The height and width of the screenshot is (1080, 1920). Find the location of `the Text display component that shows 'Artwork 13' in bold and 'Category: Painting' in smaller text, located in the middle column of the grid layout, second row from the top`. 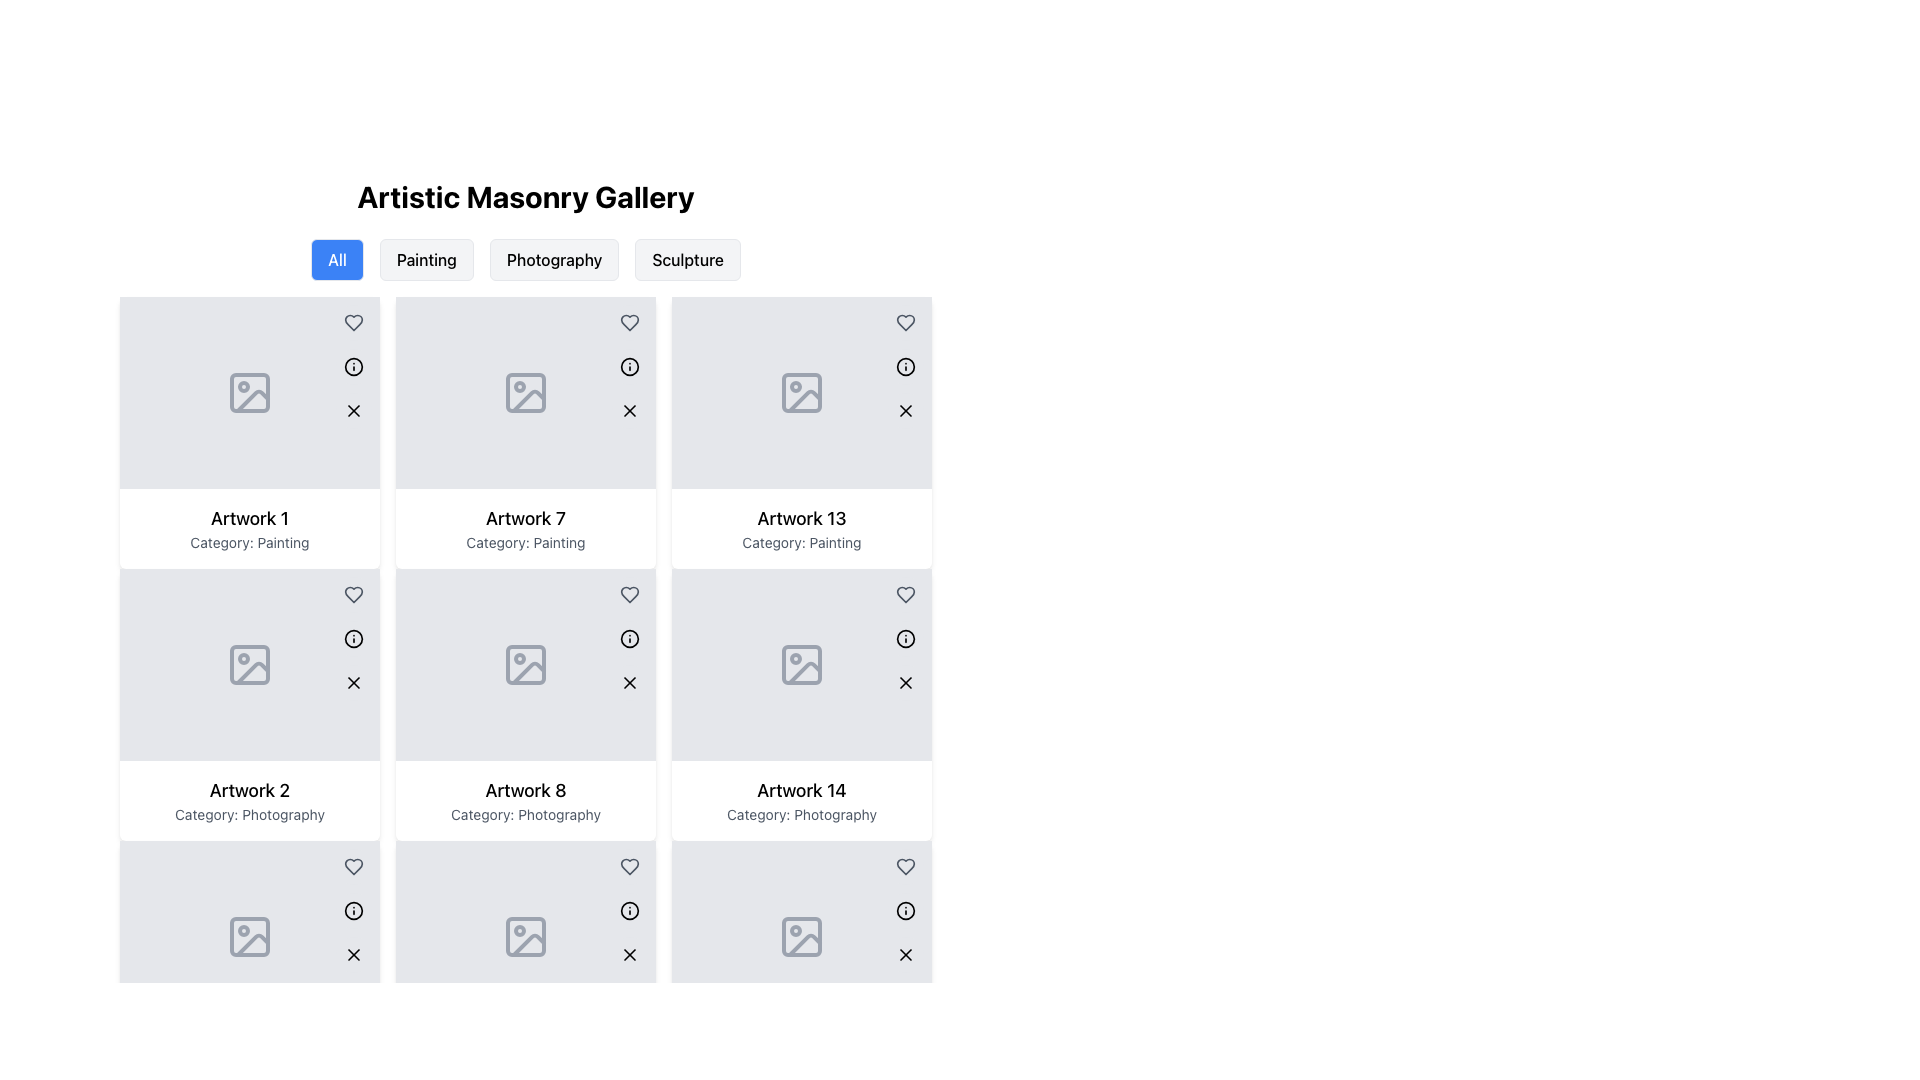

the Text display component that shows 'Artwork 13' in bold and 'Category: Painting' in smaller text, located in the middle column of the grid layout, second row from the top is located at coordinates (801, 527).